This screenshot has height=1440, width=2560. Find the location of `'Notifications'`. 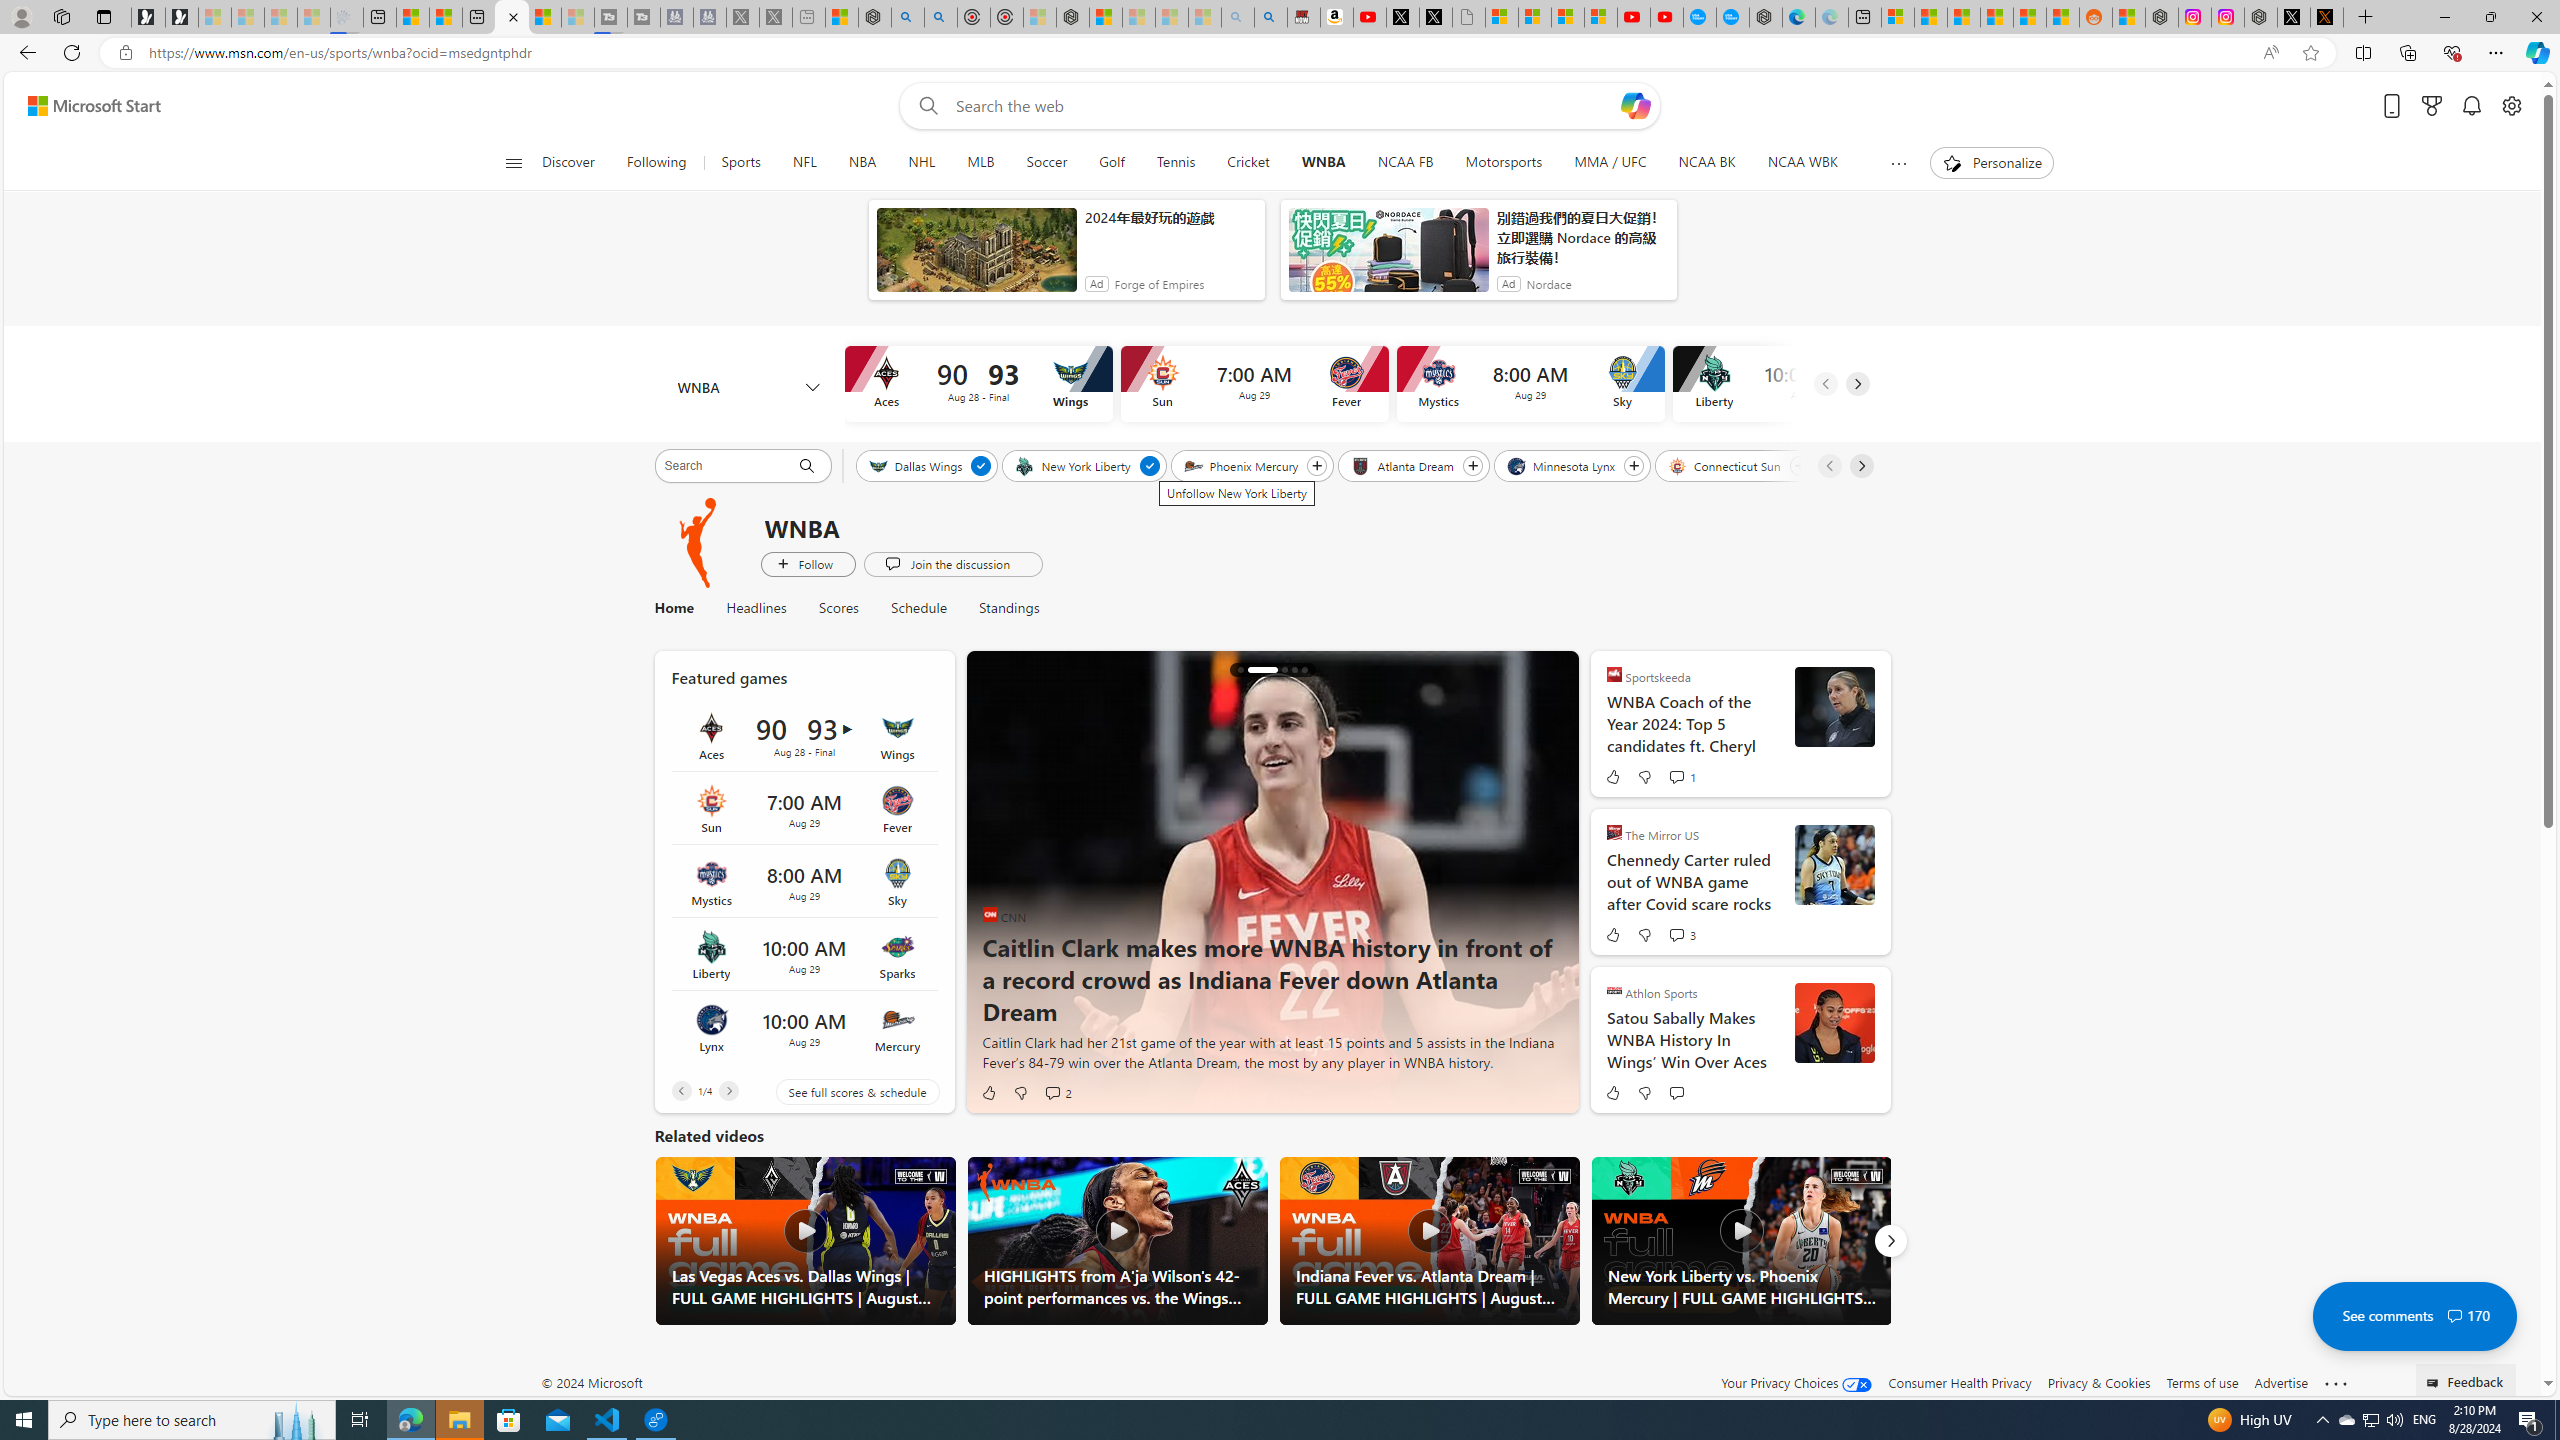

'Notifications' is located at coordinates (2470, 106).